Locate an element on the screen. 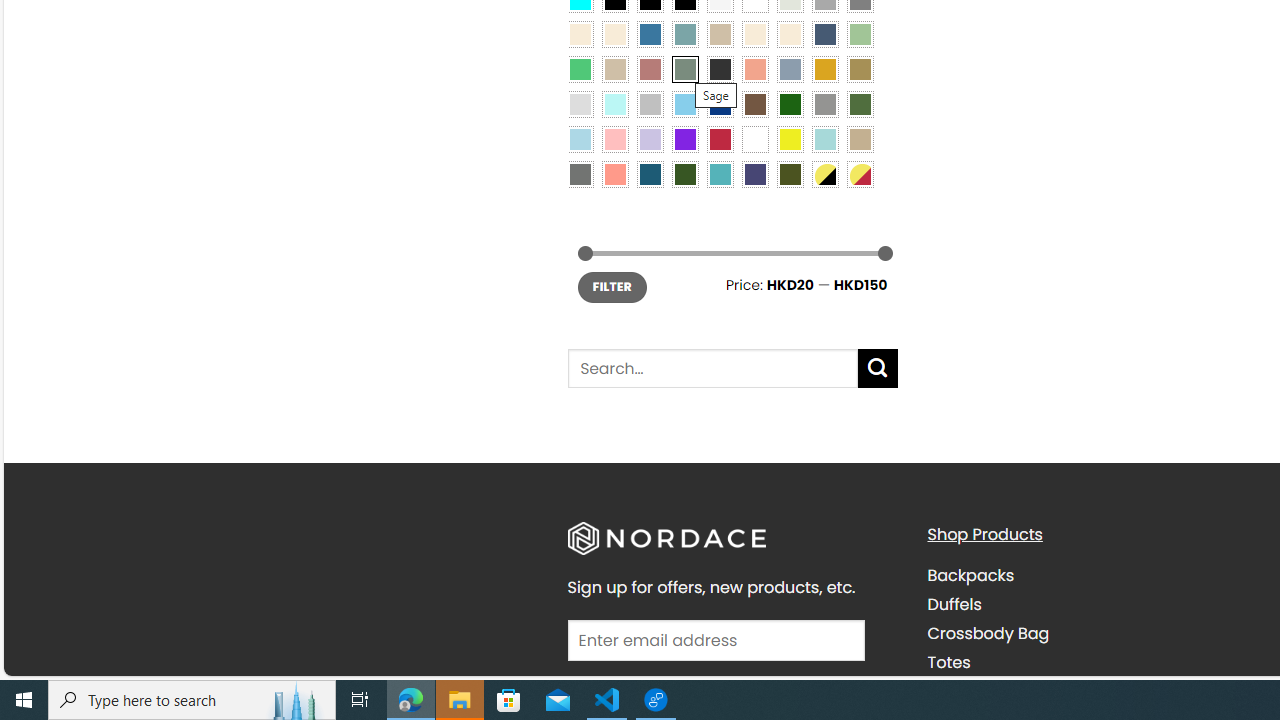 The image size is (1280, 720). 'Teal' is located at coordinates (720, 173).